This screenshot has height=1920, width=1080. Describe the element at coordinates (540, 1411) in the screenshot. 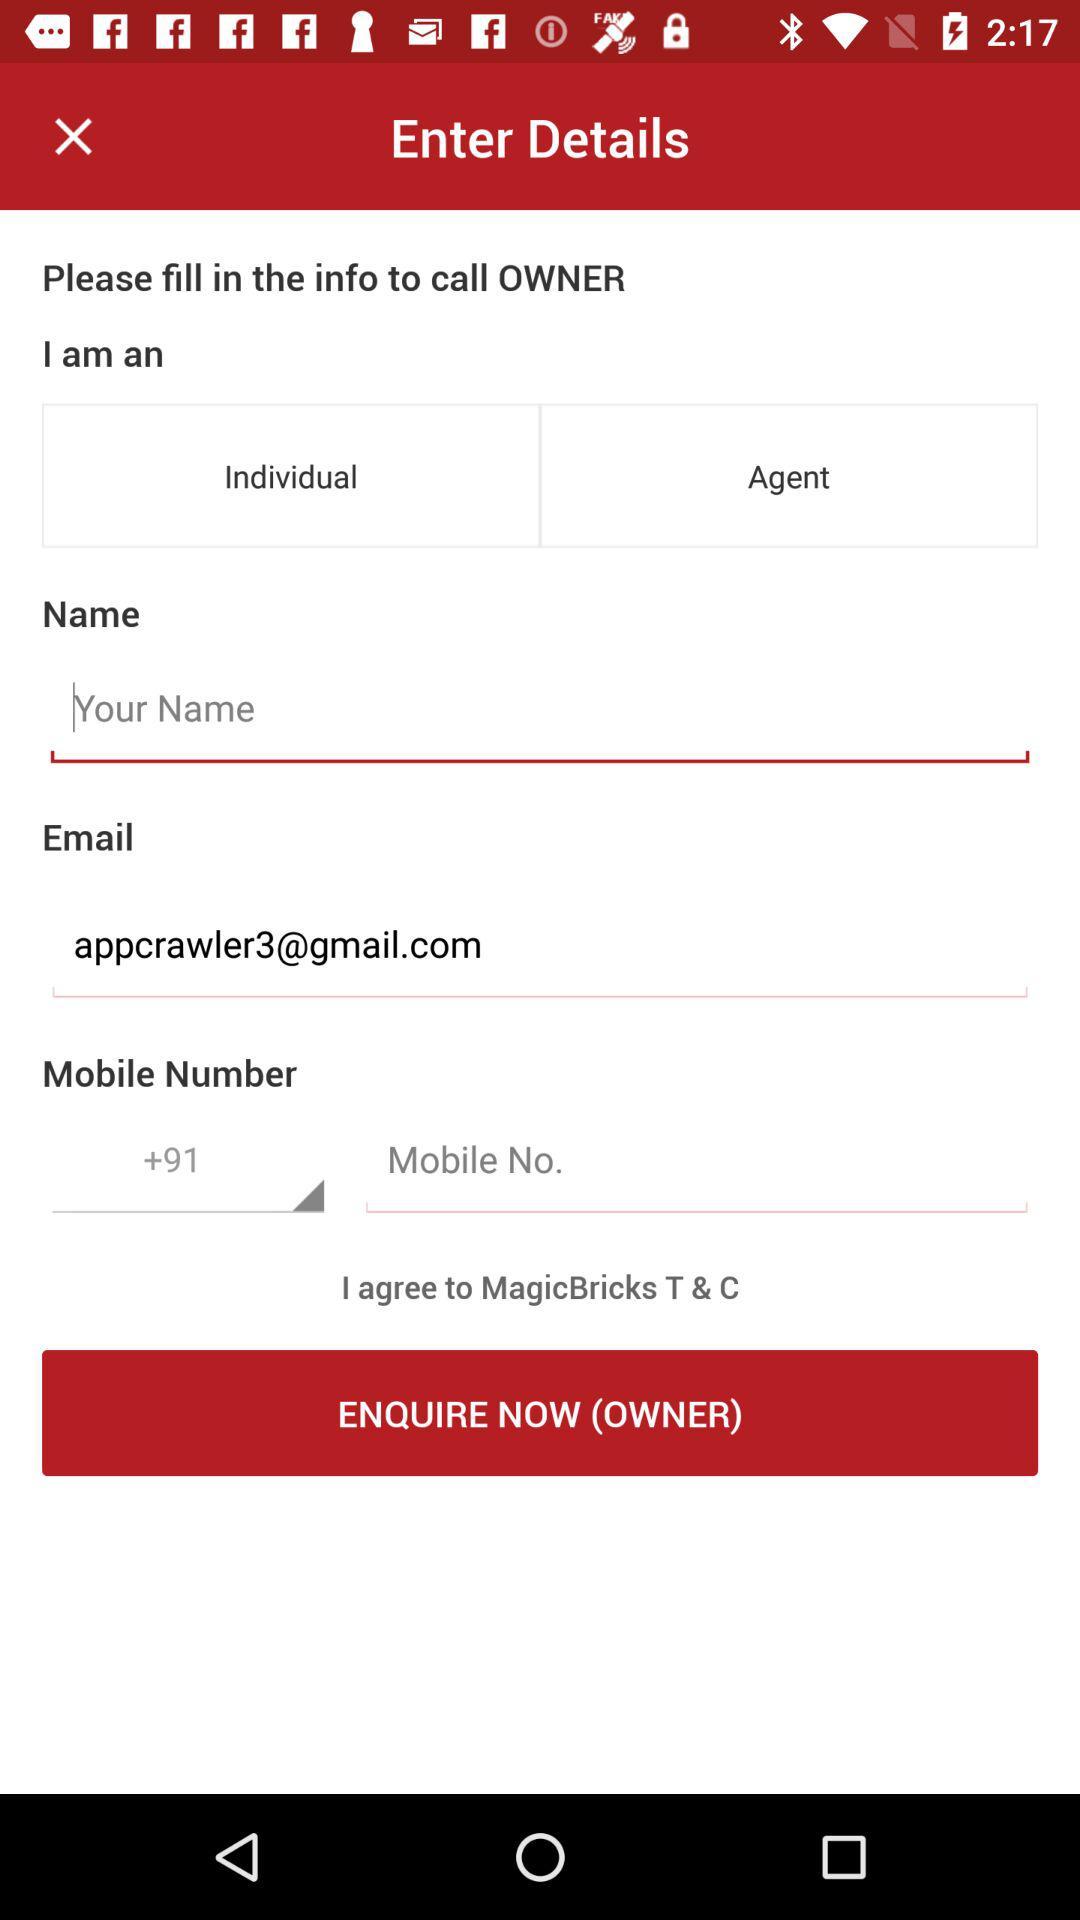

I see `the enquire now (owner)` at that location.